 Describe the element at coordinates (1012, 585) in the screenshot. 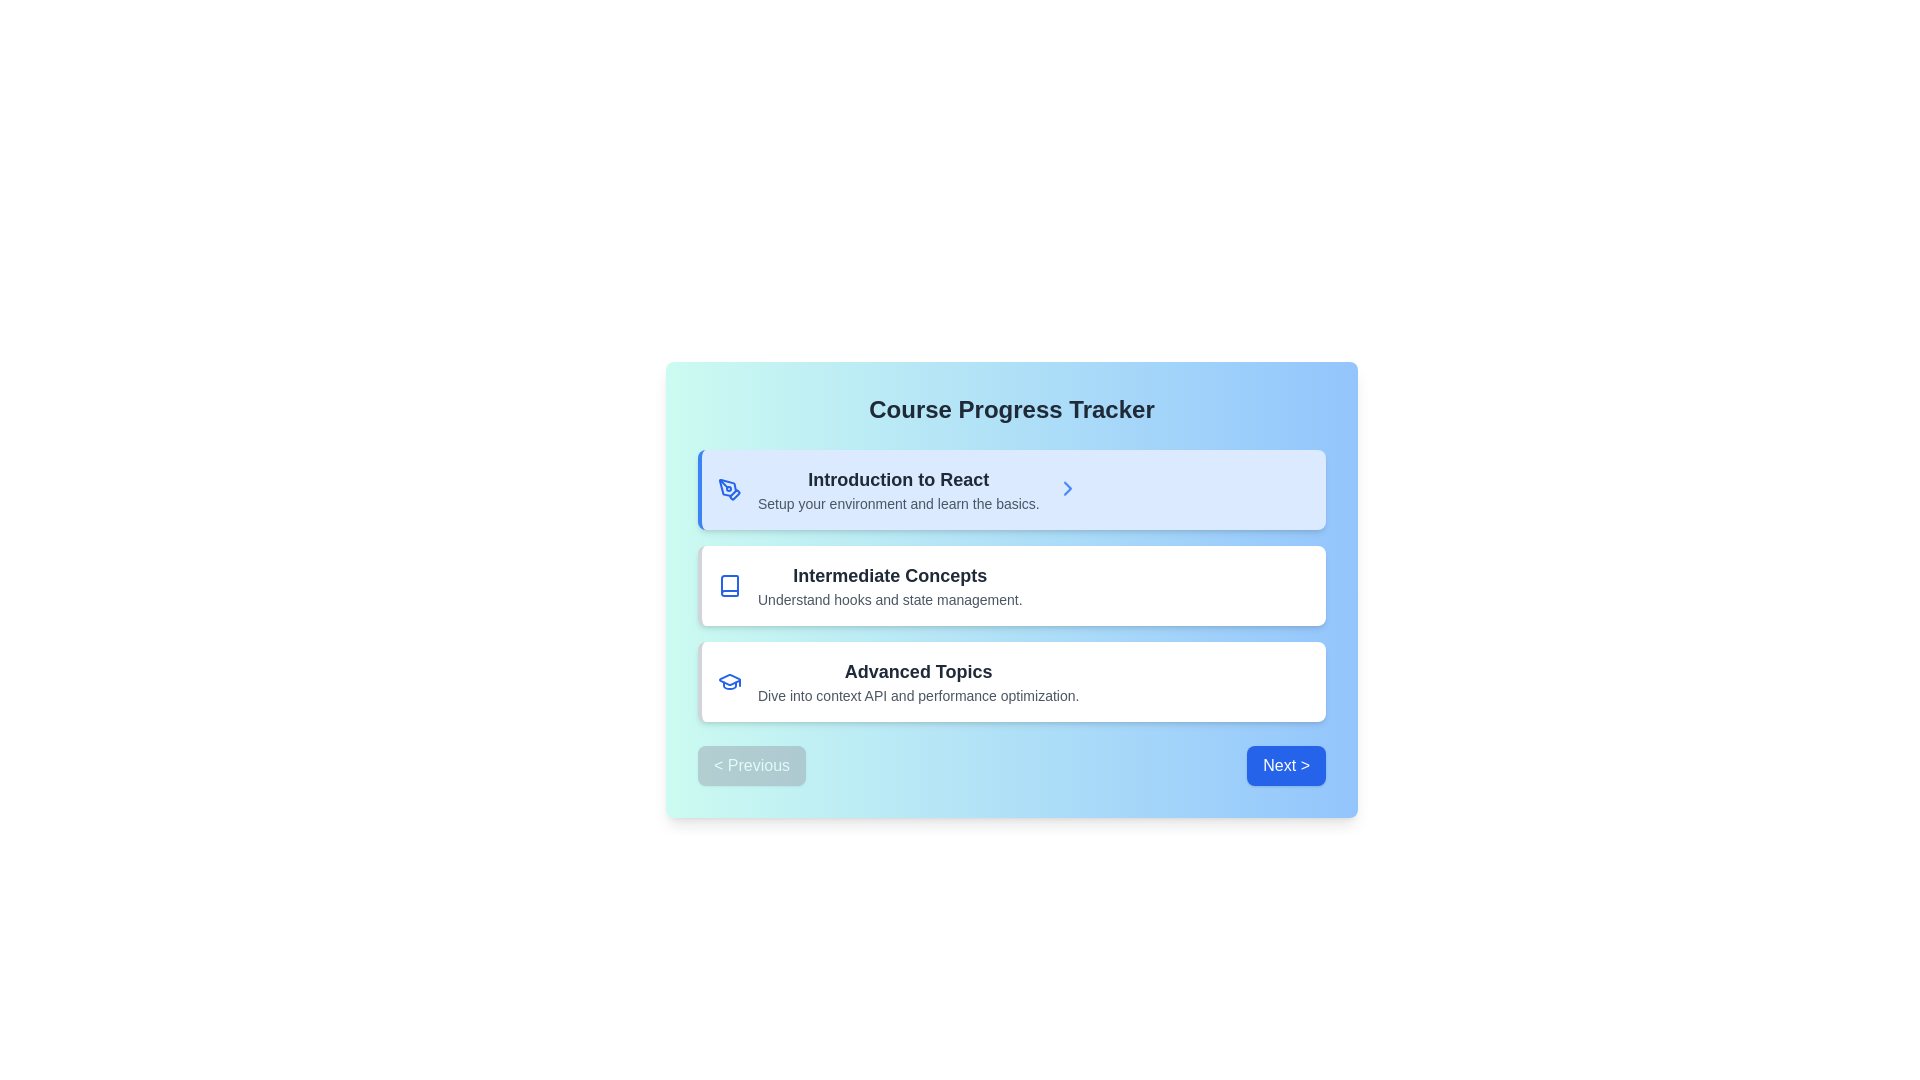

I see `the second content module in the course progress tracker` at that location.